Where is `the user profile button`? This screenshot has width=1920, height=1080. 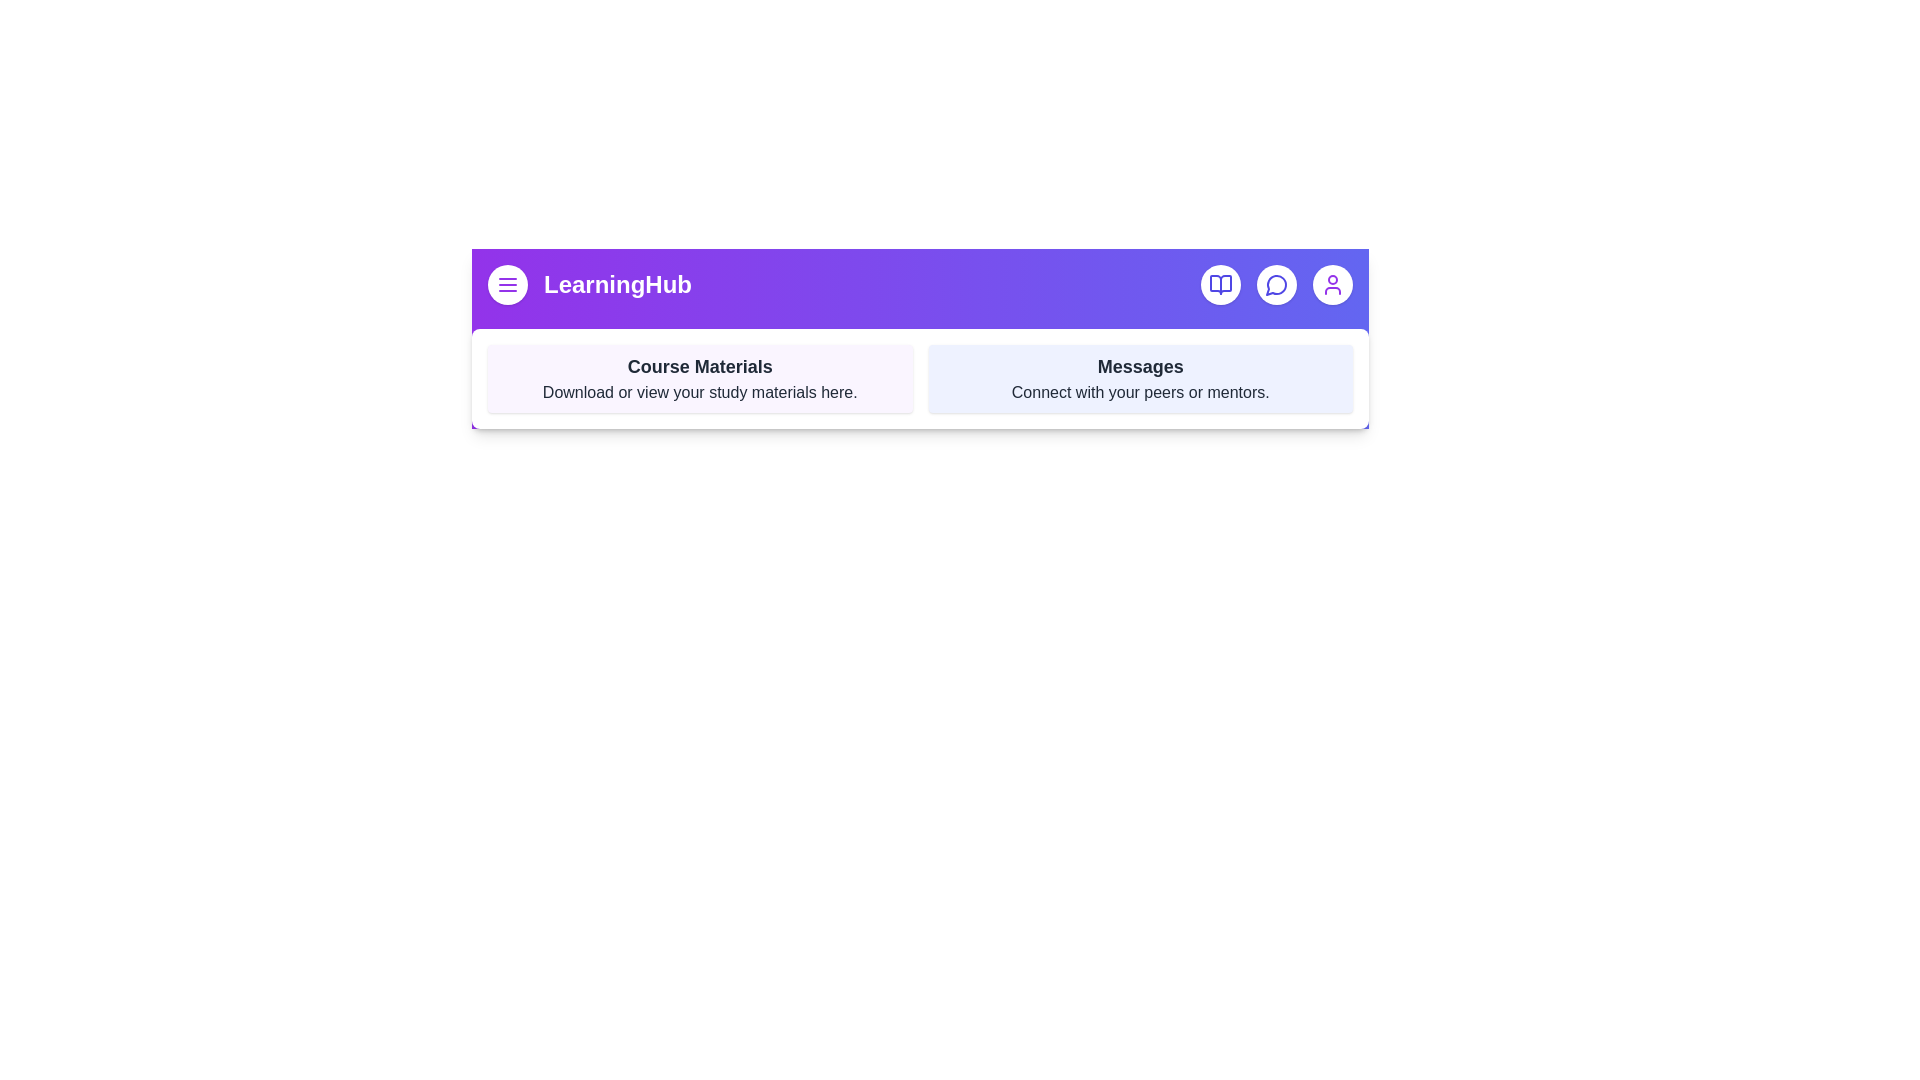
the user profile button is located at coordinates (1333, 285).